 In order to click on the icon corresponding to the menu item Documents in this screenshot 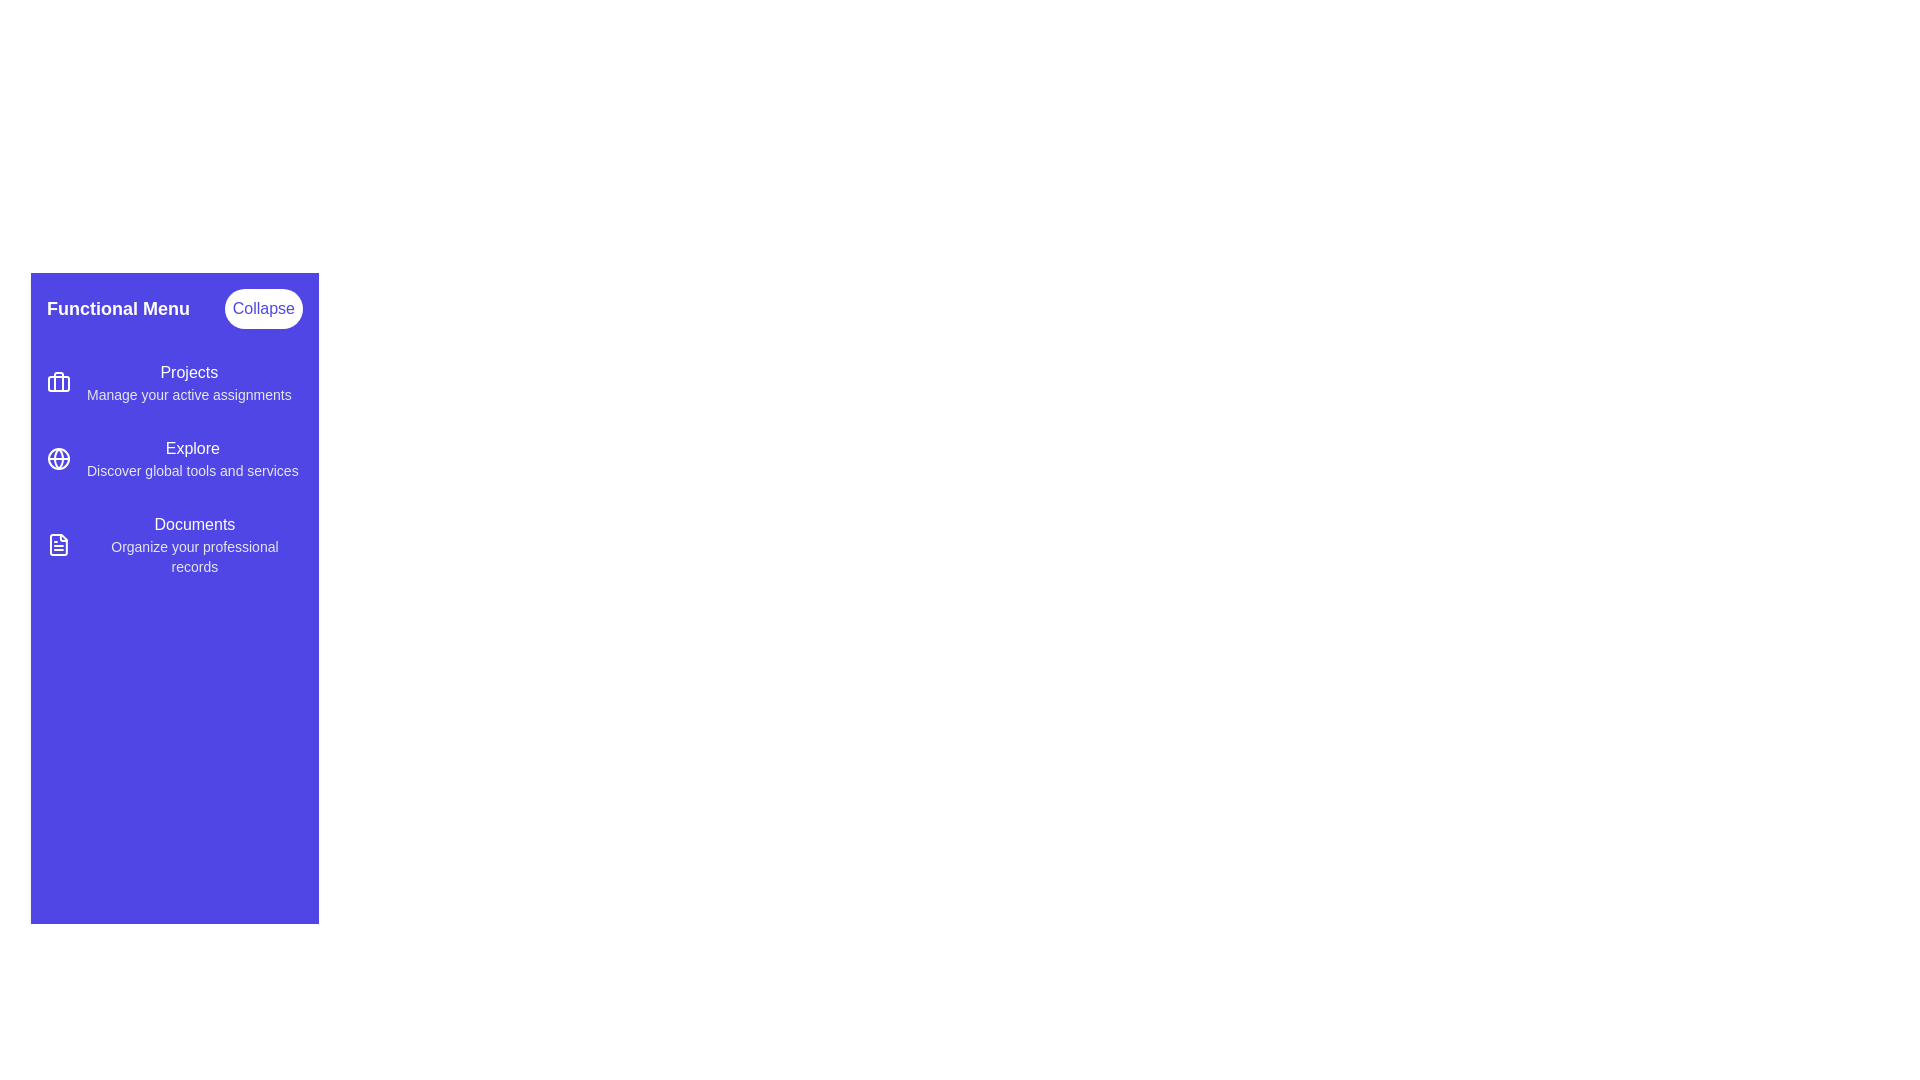, I will do `click(58, 544)`.